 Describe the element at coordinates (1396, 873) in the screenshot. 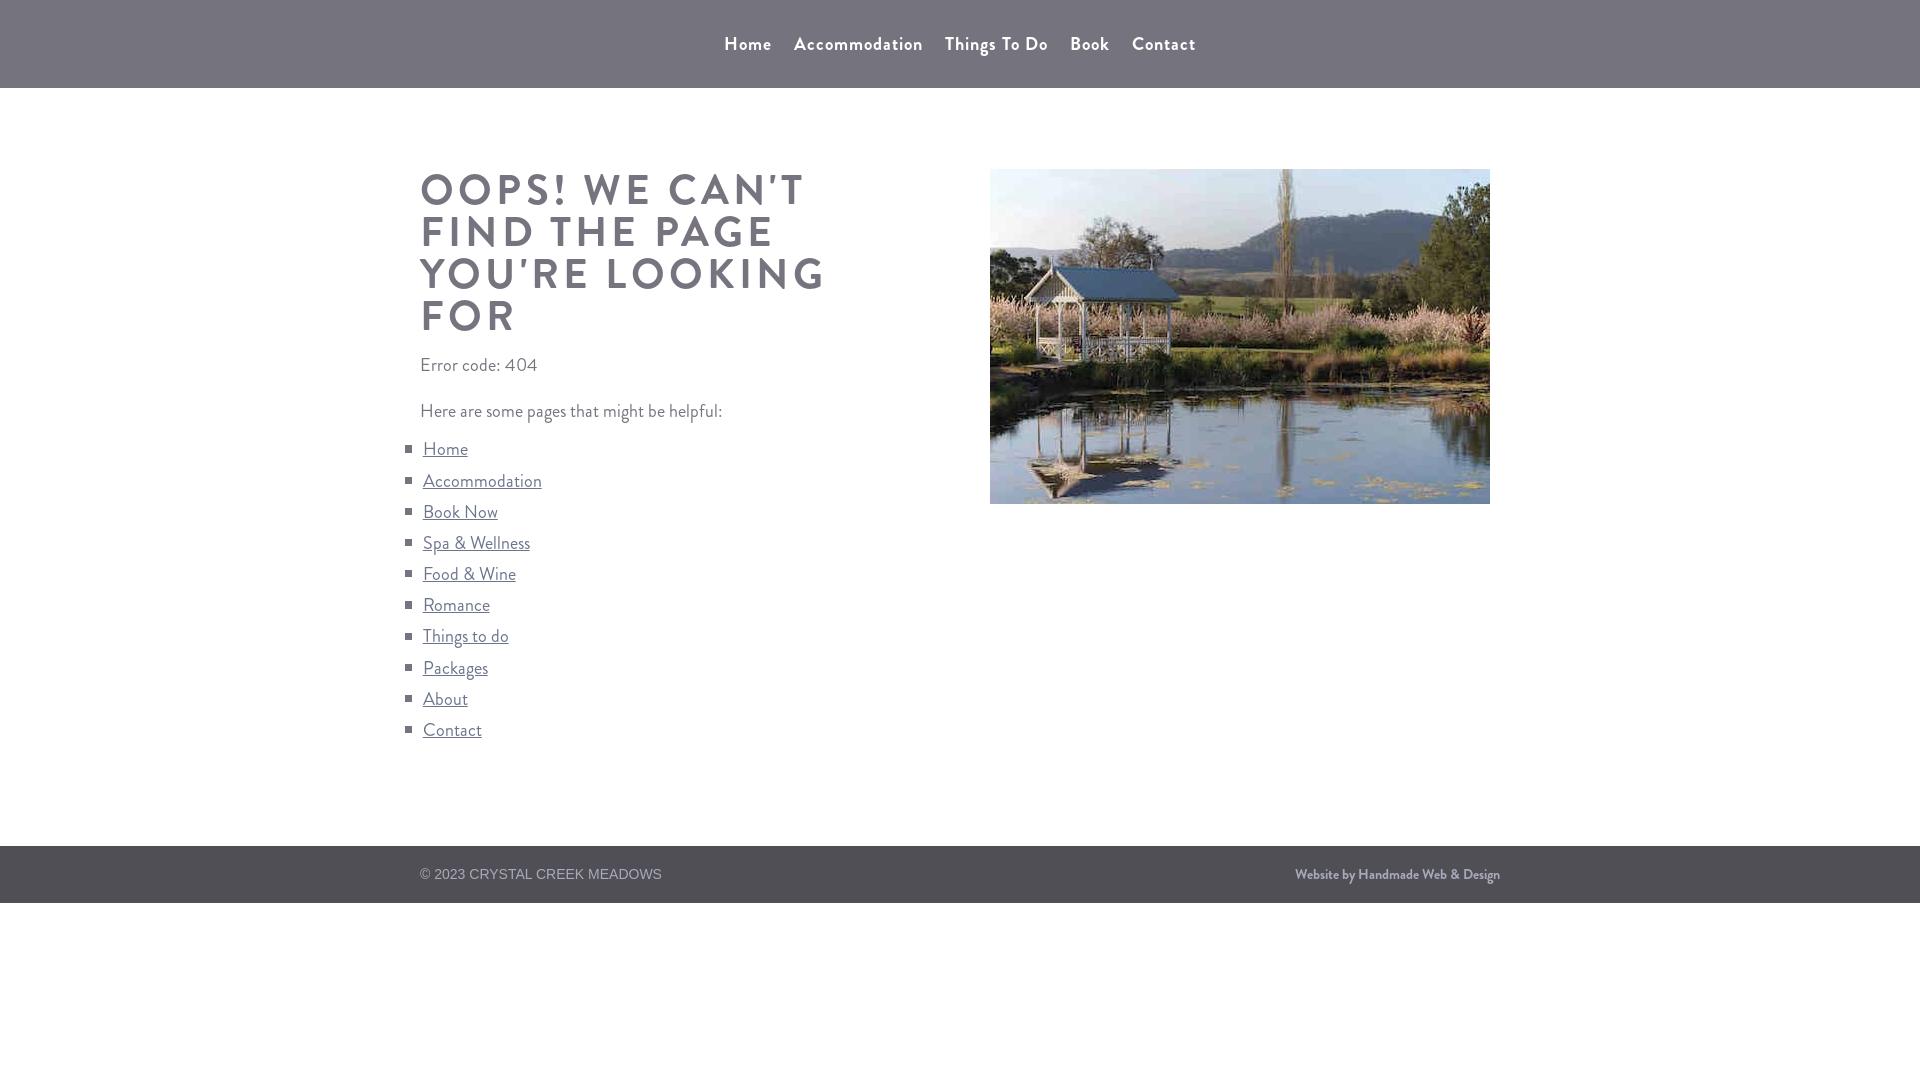

I see `'Website by Handmade Web & Design'` at that location.